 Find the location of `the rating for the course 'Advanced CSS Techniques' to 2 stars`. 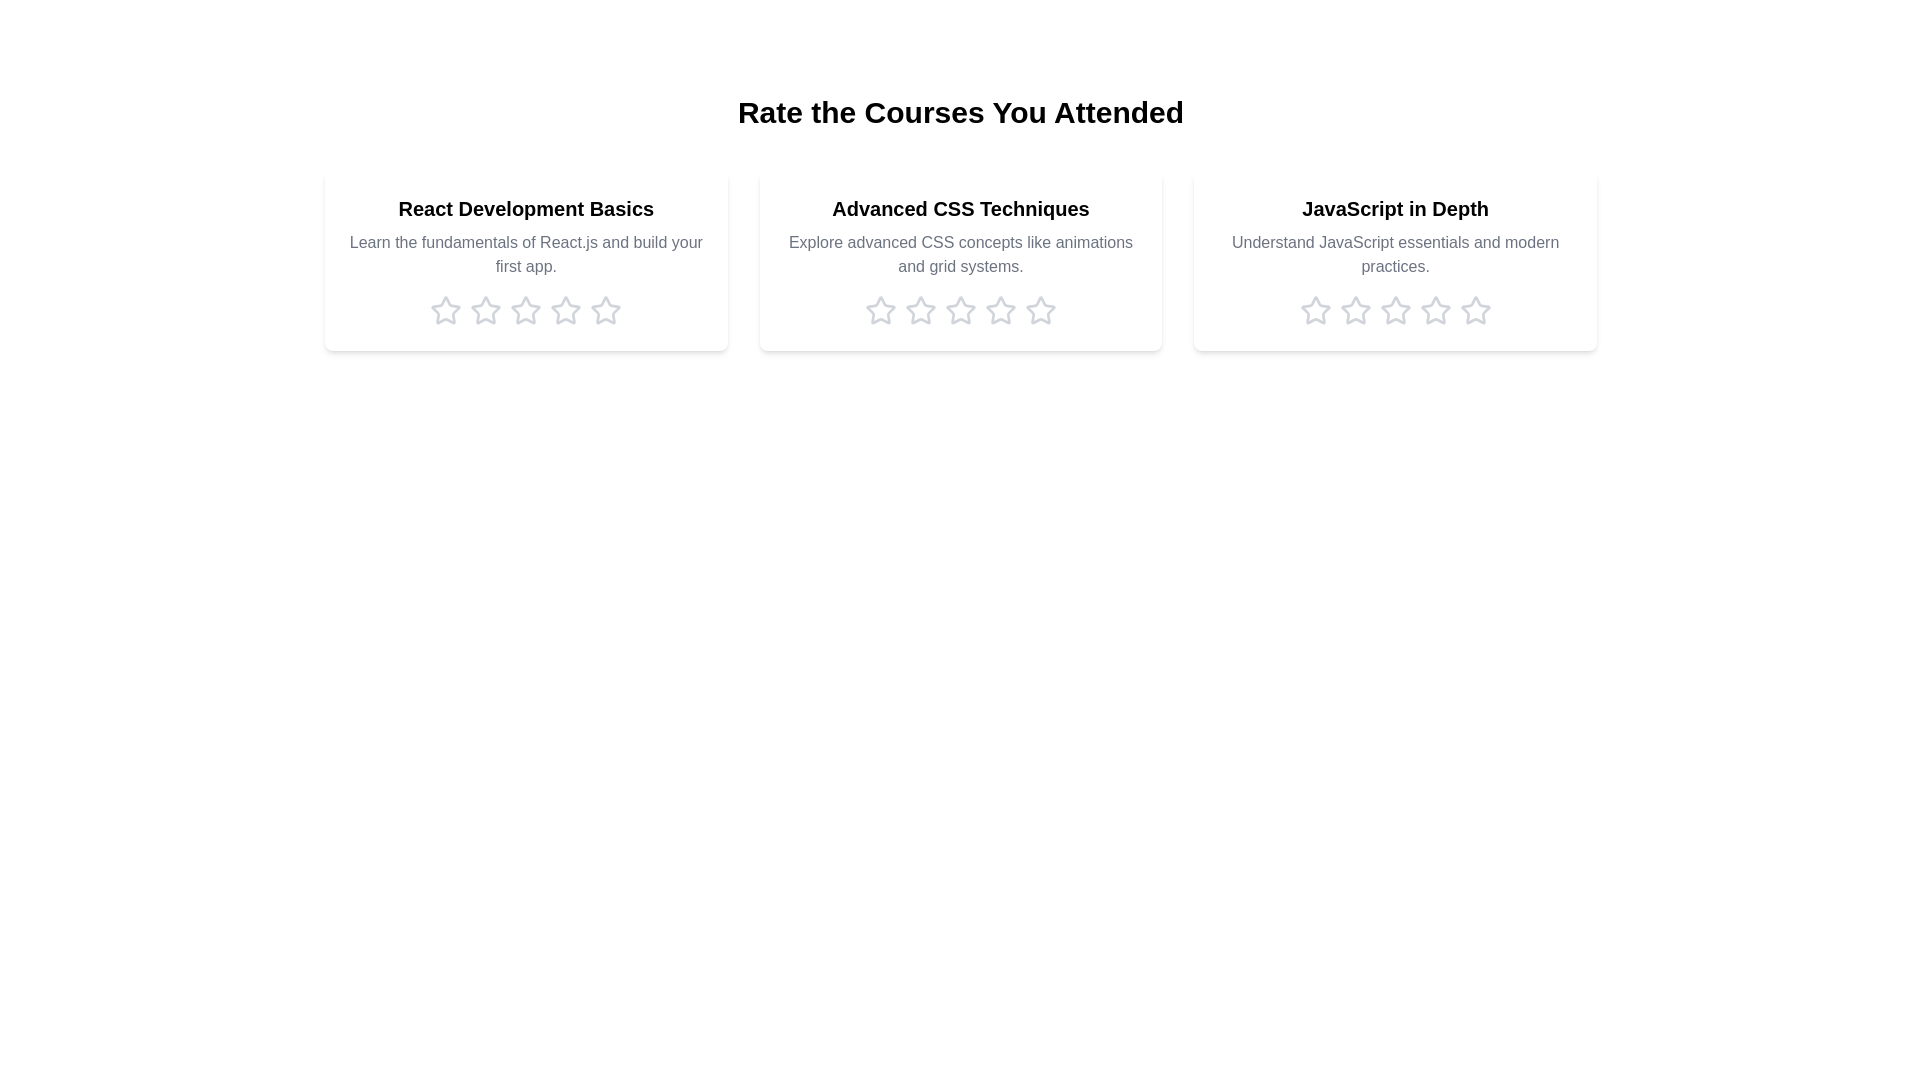

the rating for the course 'Advanced CSS Techniques' to 2 stars is located at coordinates (920, 311).